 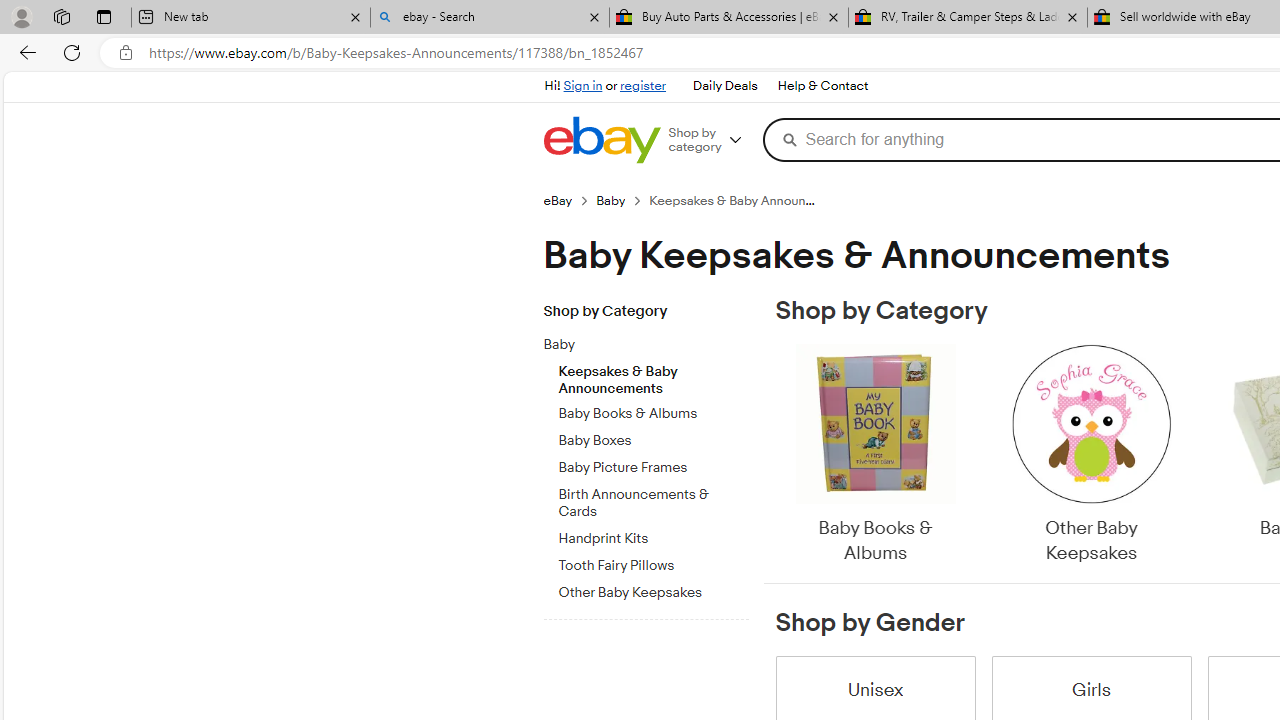 What do you see at coordinates (568, 200) in the screenshot?
I see `'eBay'` at bounding box center [568, 200].